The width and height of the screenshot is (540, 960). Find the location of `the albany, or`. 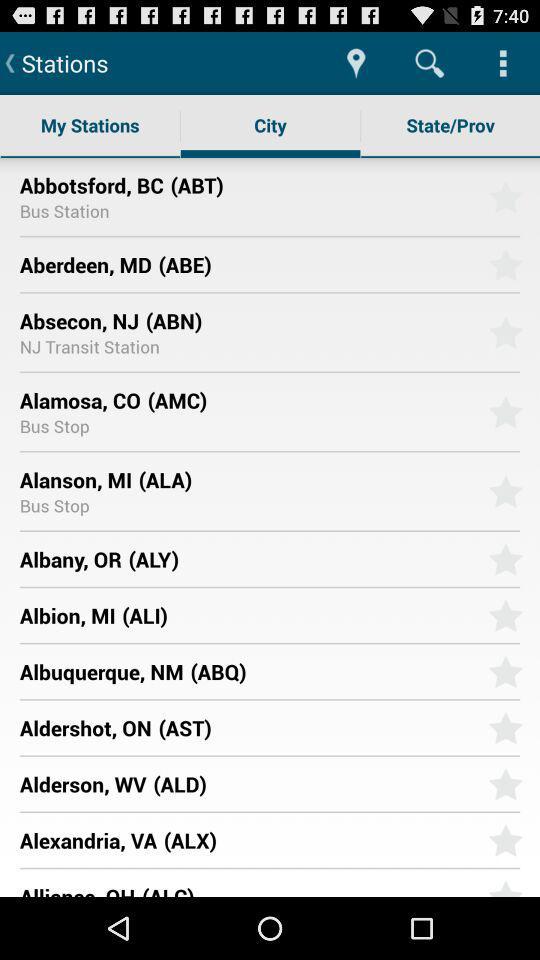

the albany, or is located at coordinates (69, 559).